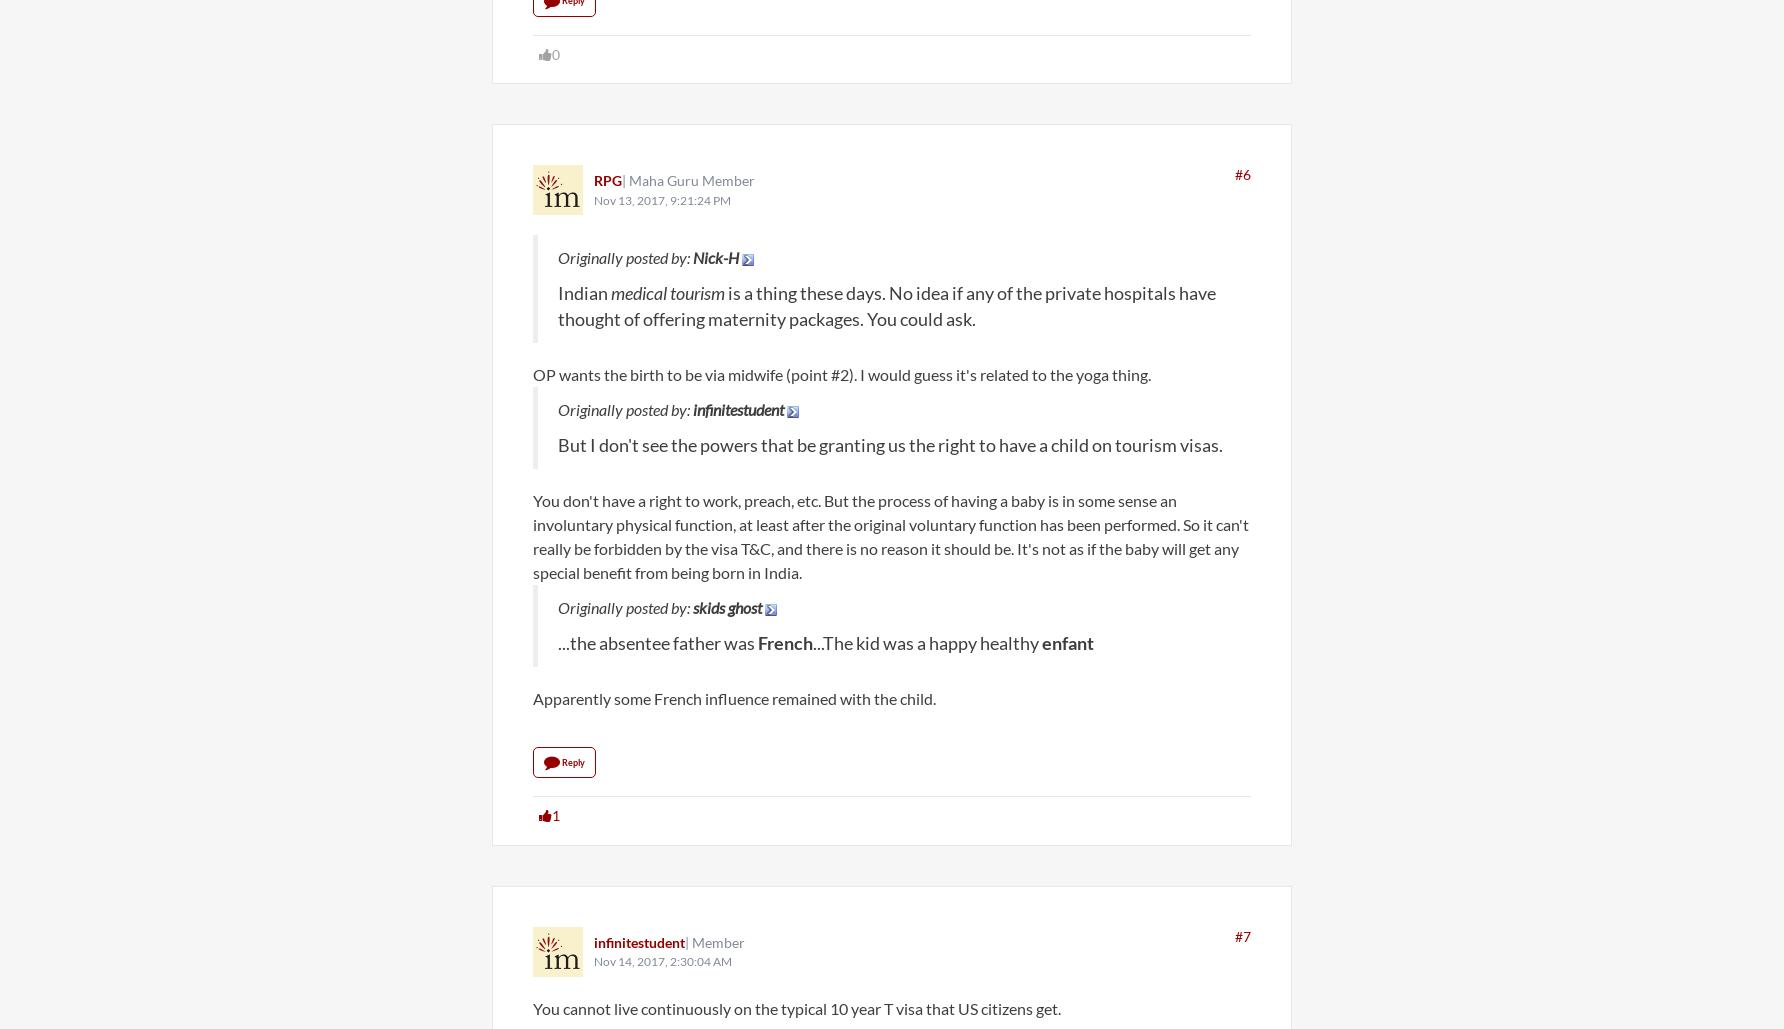 The width and height of the screenshot is (1784, 1029). What do you see at coordinates (656, 642) in the screenshot?
I see `'...the absentee father was'` at bounding box center [656, 642].